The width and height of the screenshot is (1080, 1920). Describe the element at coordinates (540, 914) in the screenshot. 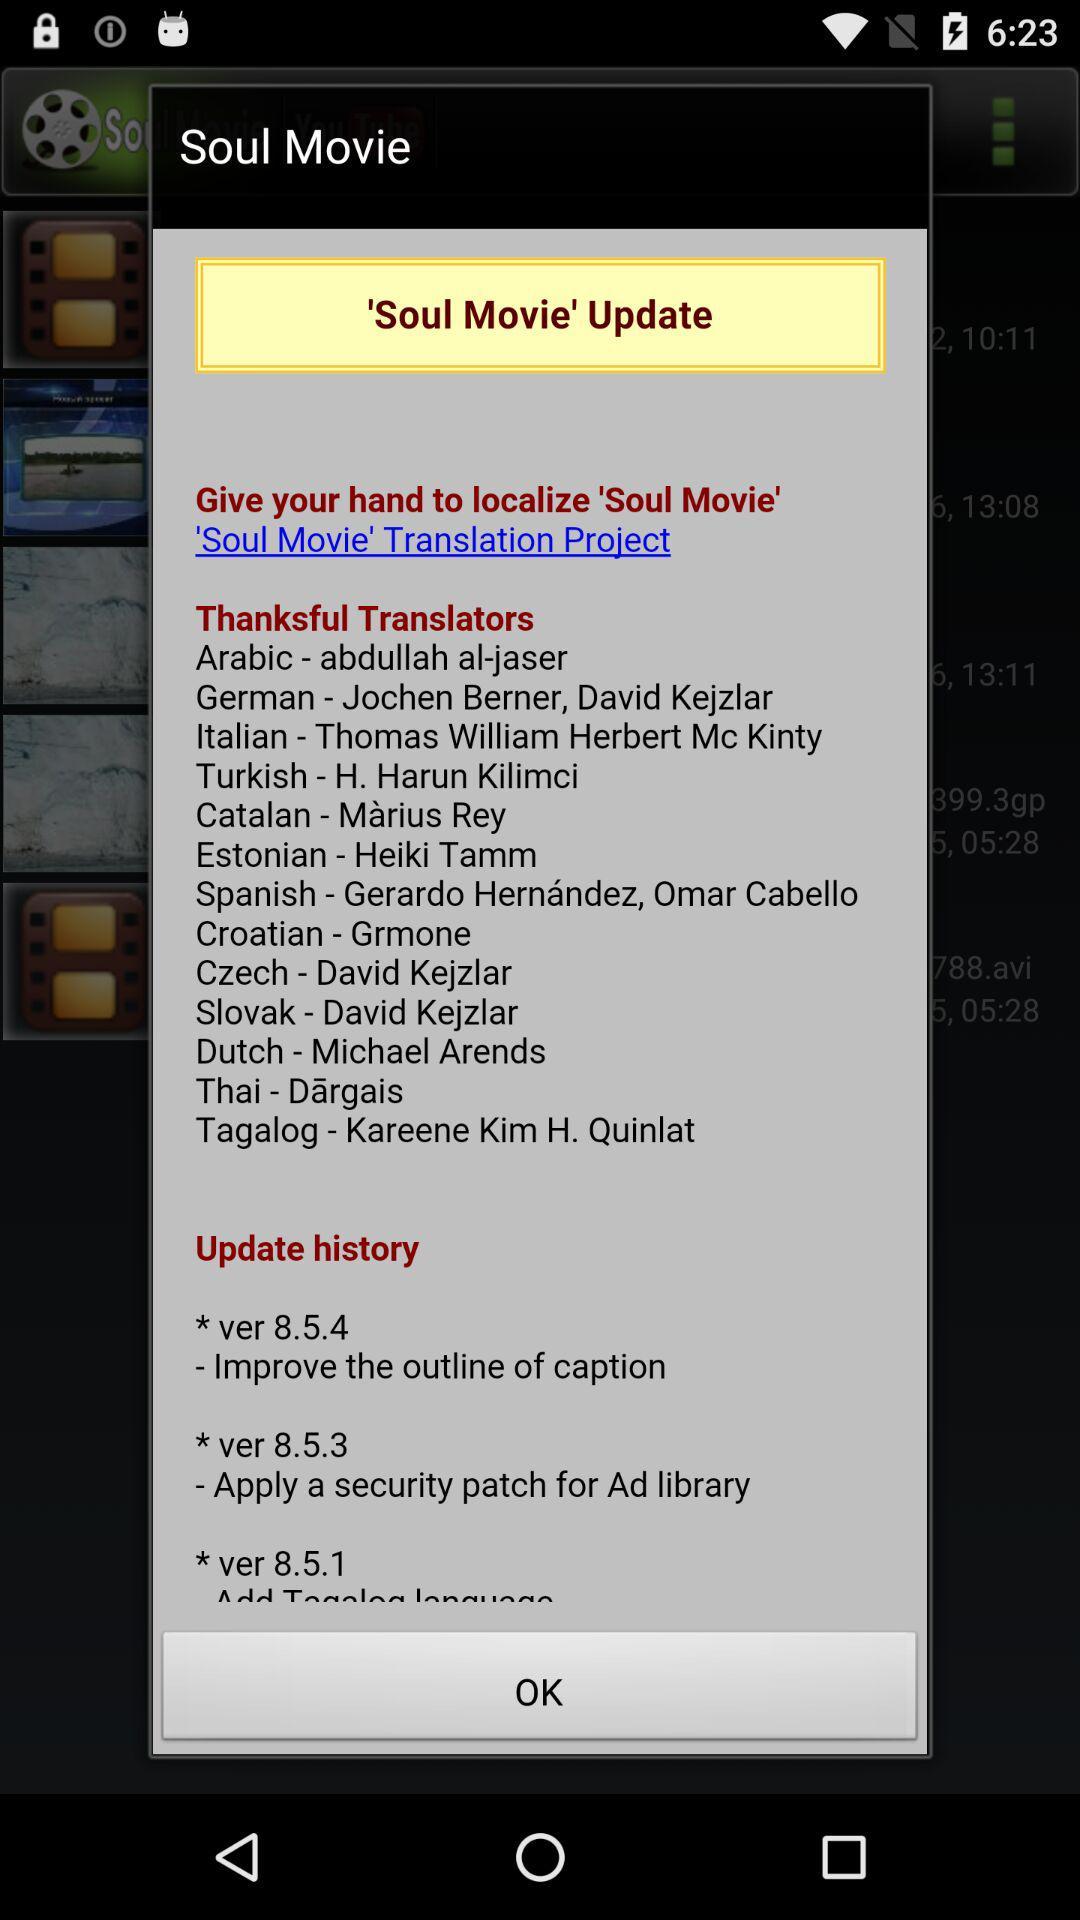

I see `link to website` at that location.